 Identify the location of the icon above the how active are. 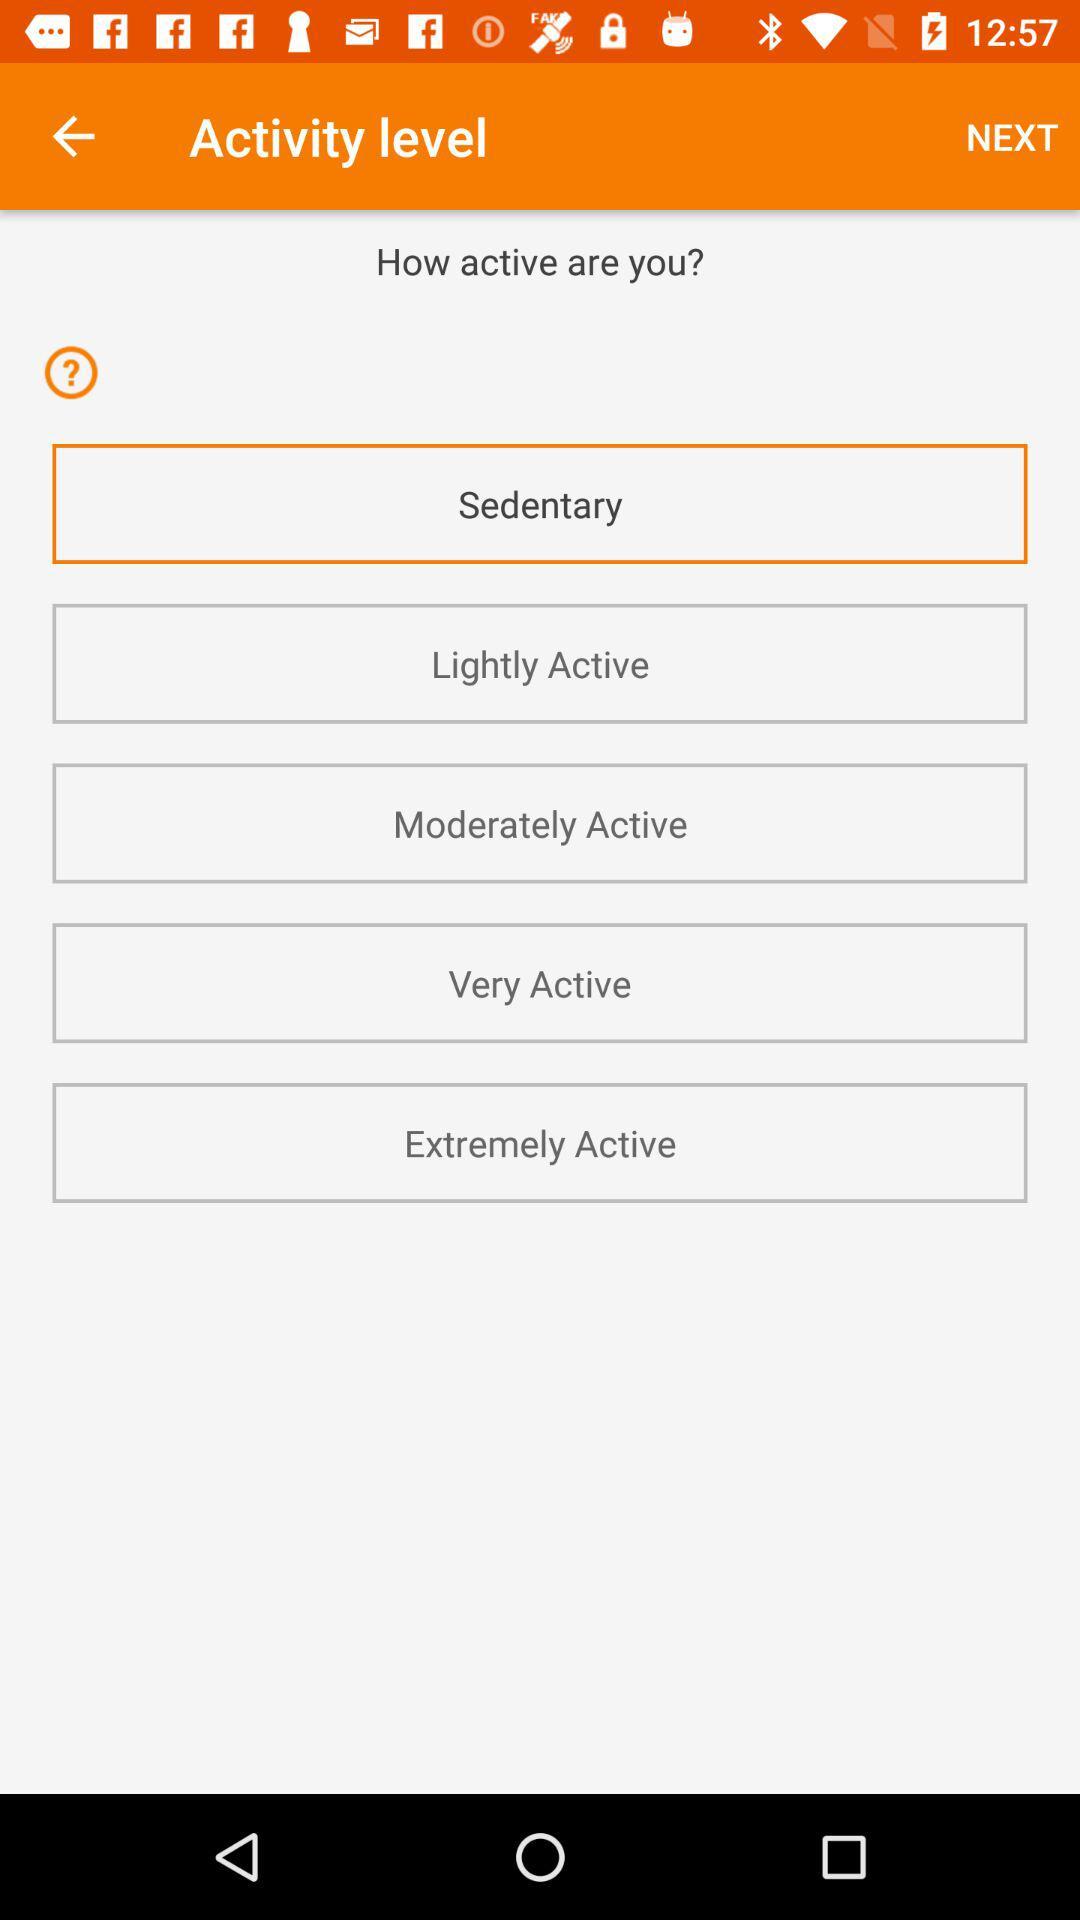
(72, 135).